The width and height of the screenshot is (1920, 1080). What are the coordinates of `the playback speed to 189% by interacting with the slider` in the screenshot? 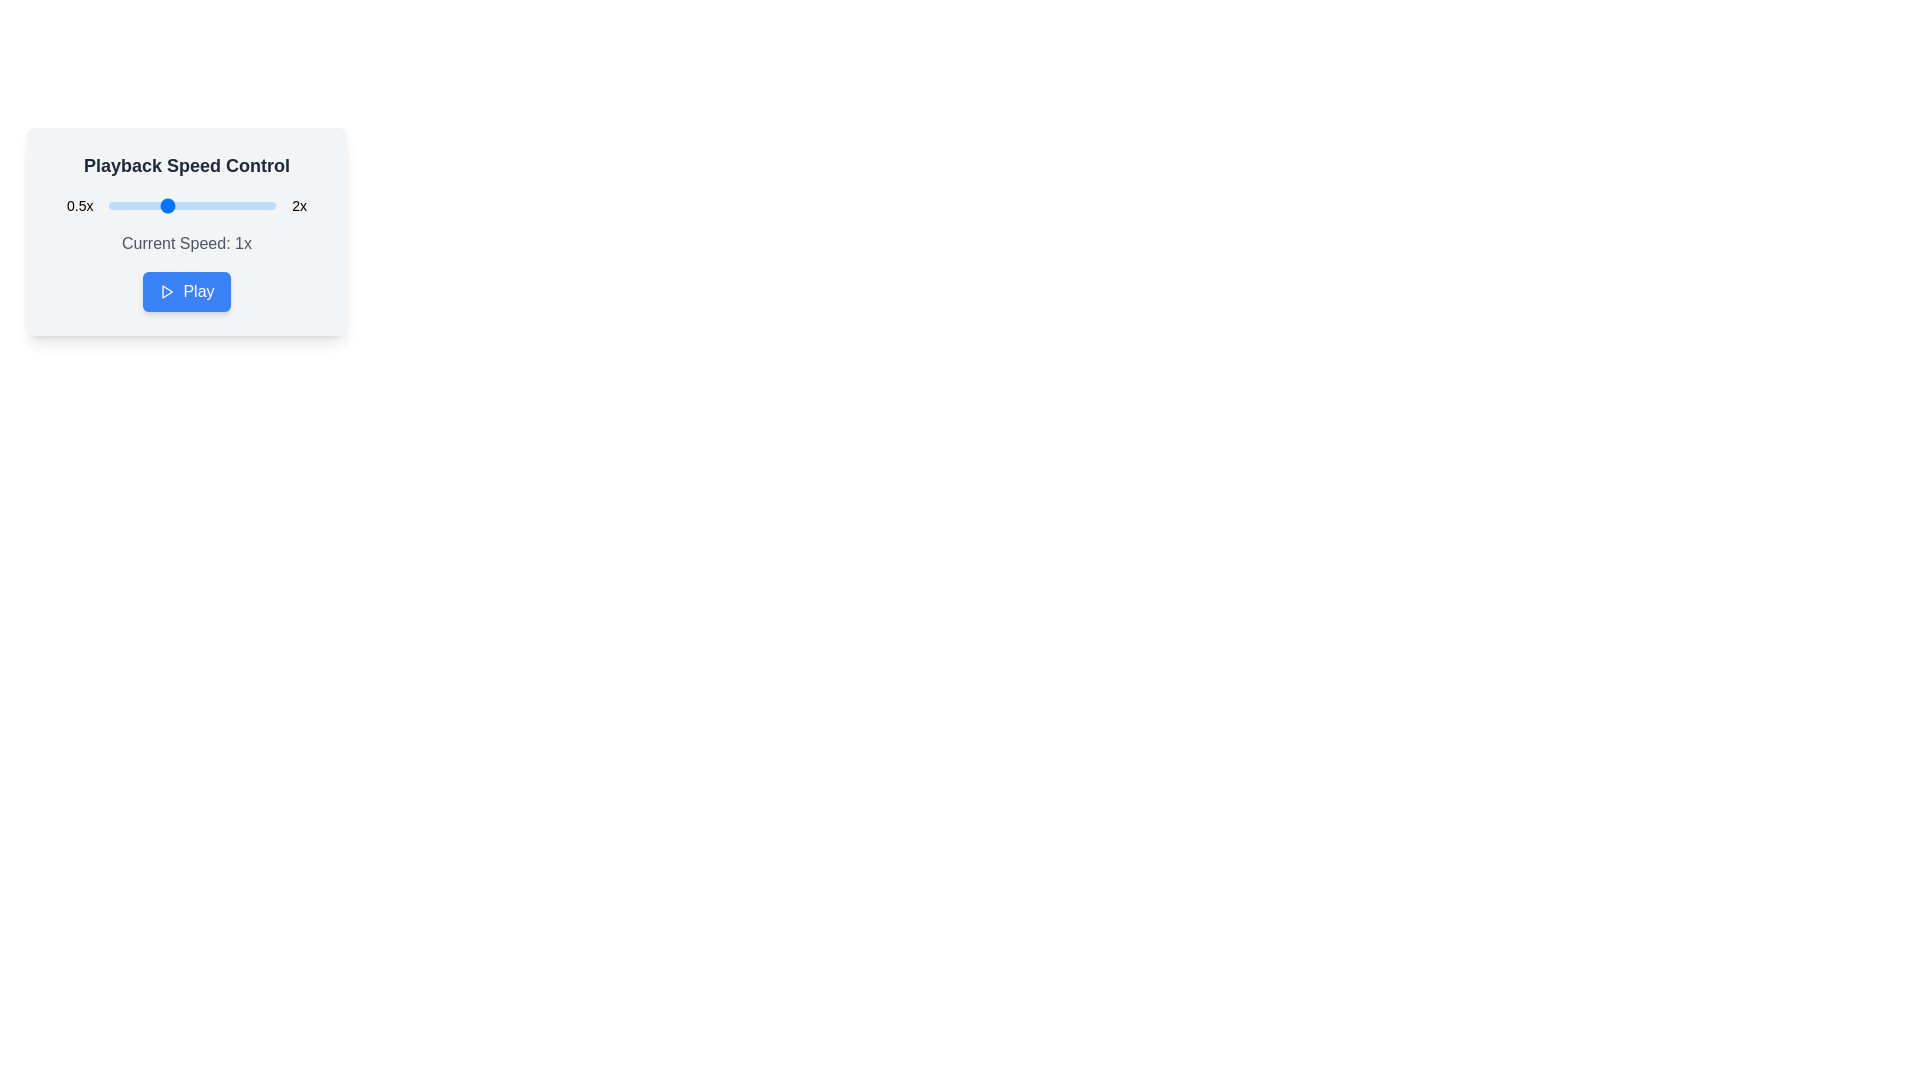 It's located at (263, 205).